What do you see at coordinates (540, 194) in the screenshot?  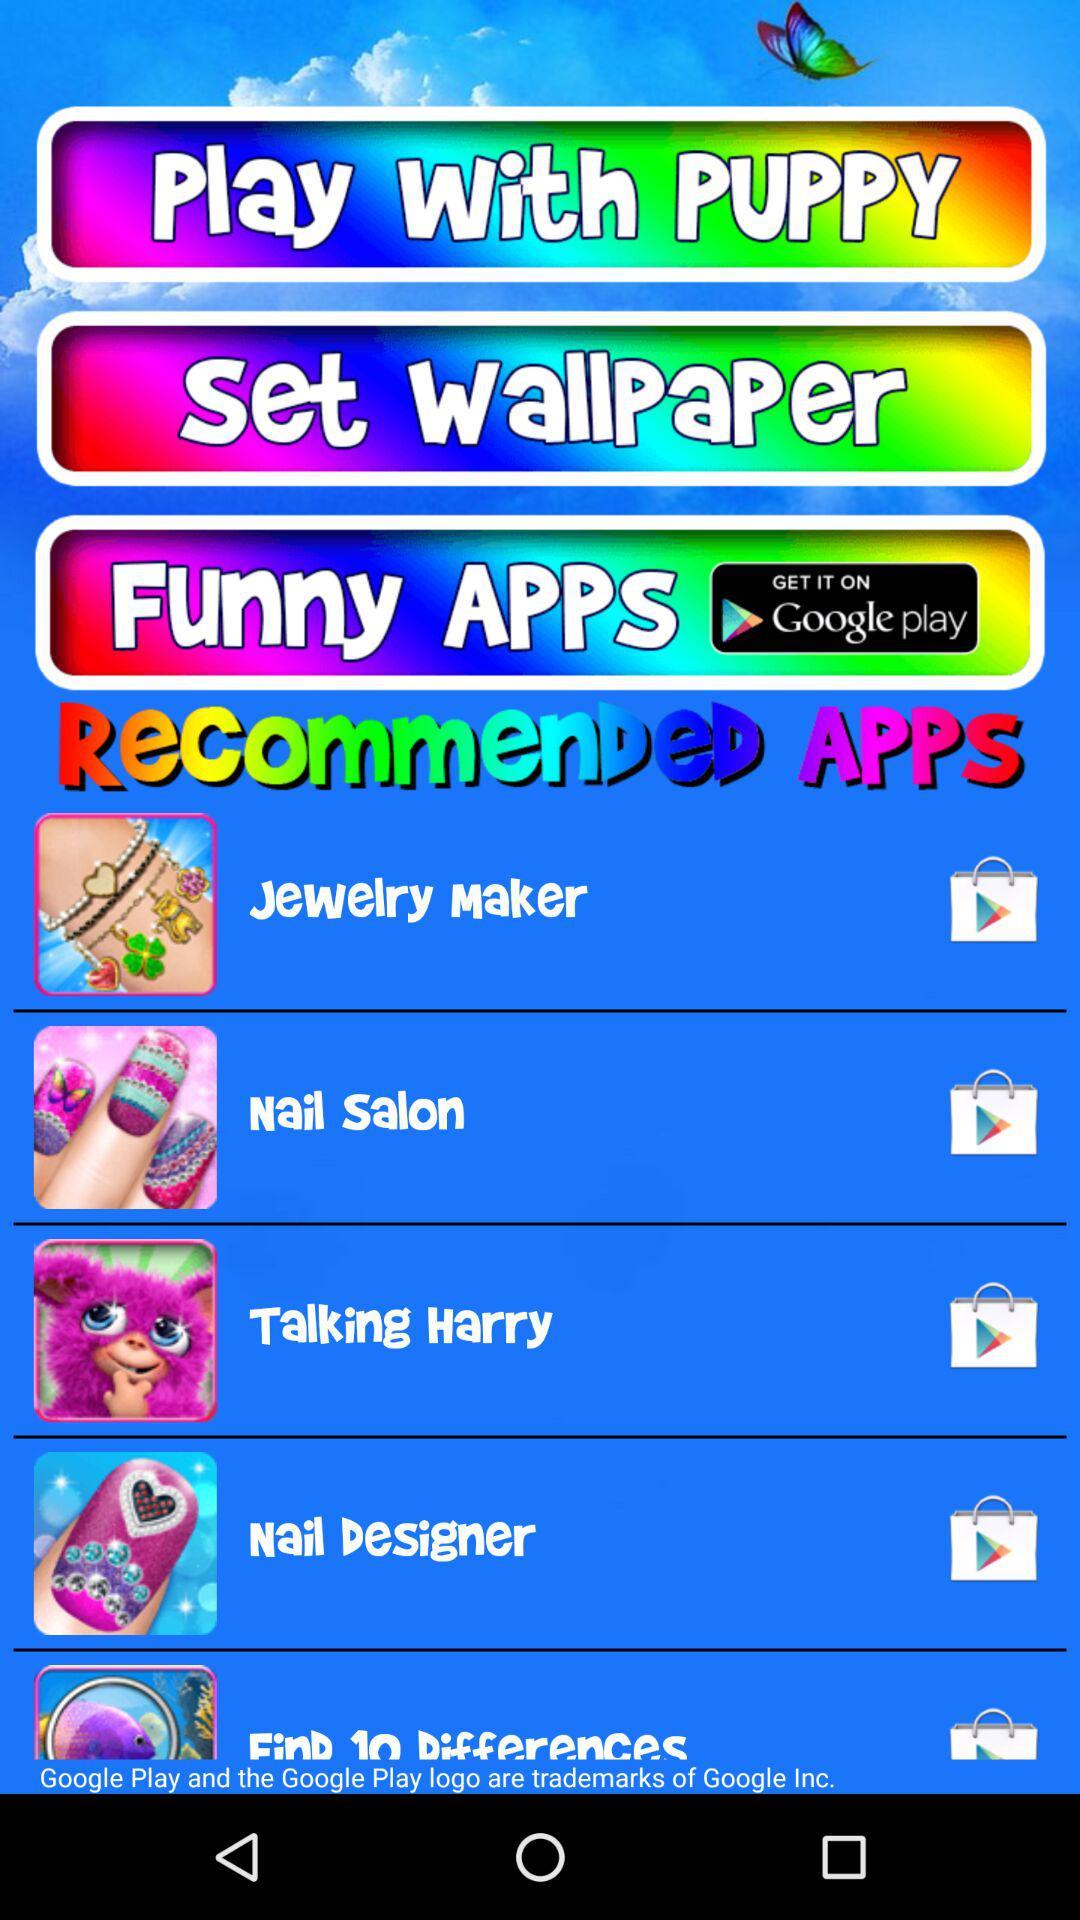 I see `autoplay option` at bounding box center [540, 194].